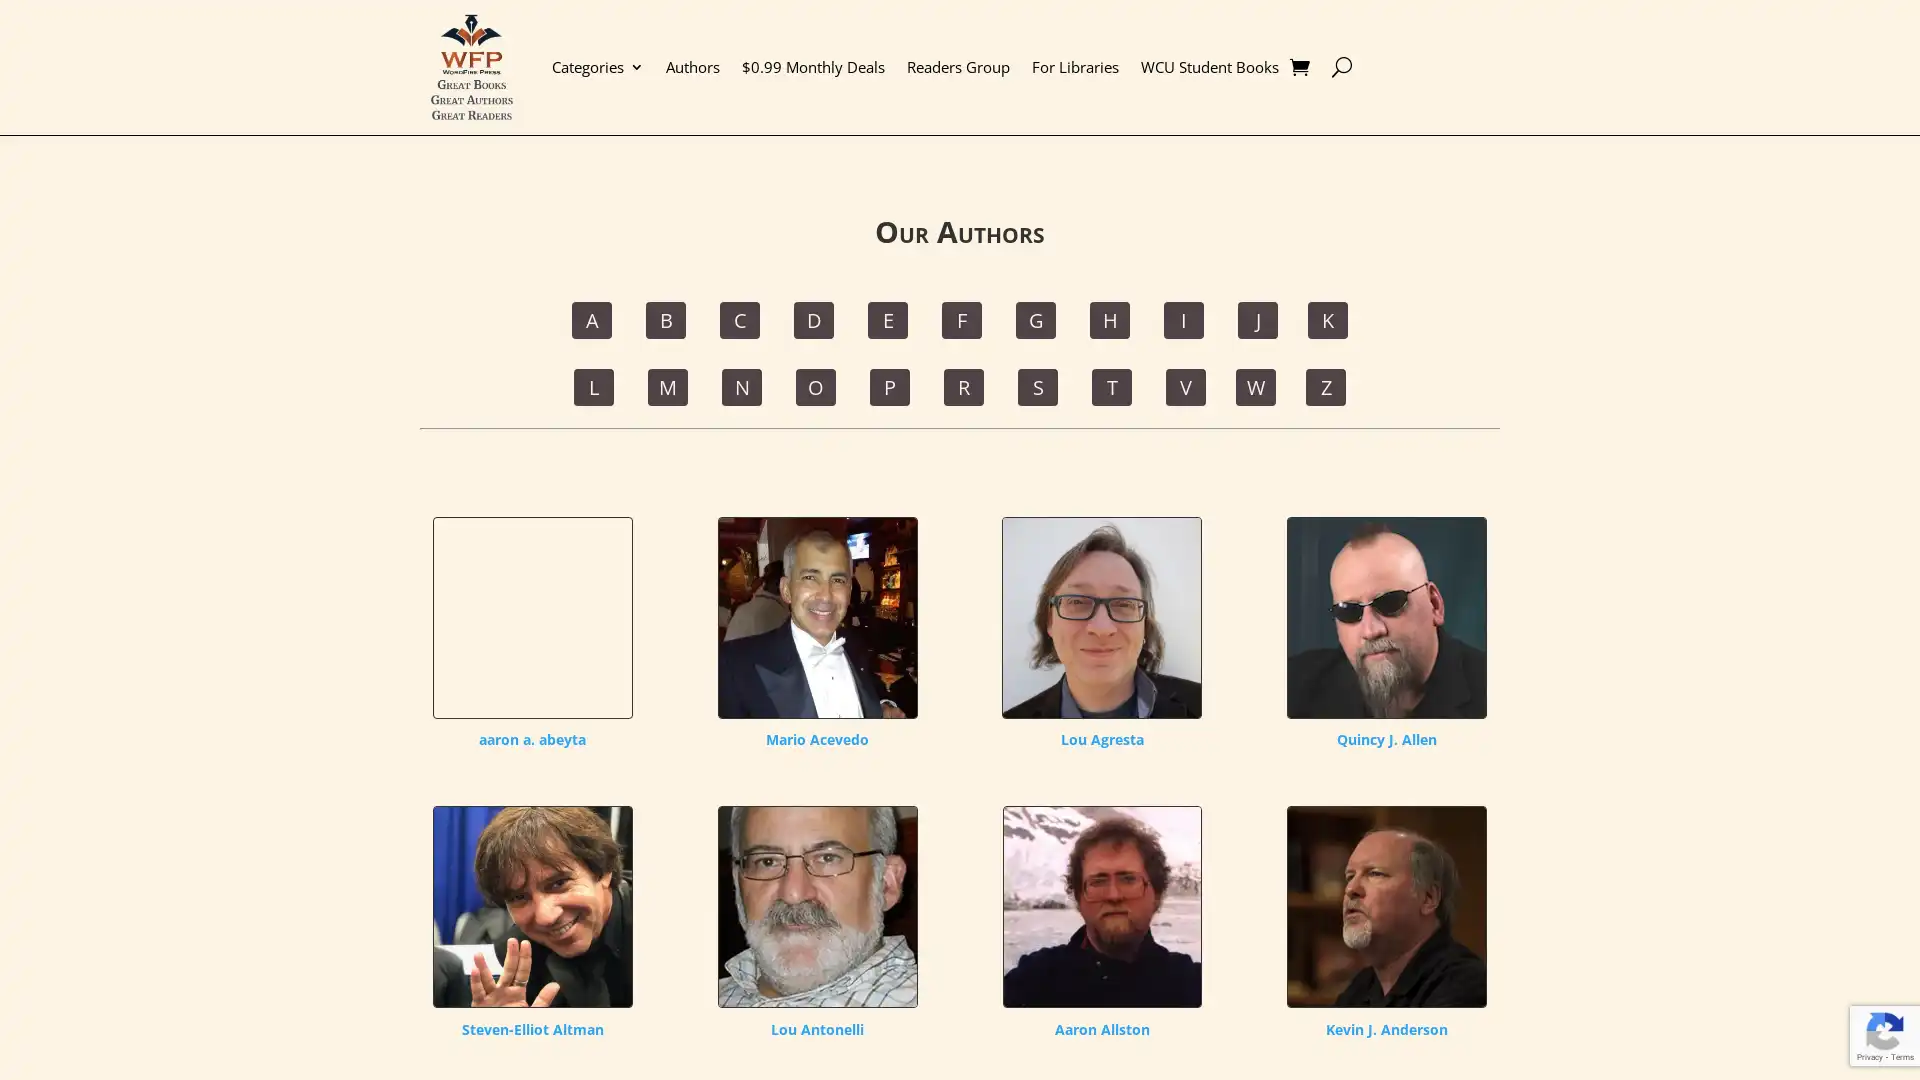 Image resolution: width=1920 pixels, height=1080 pixels. Describe the element at coordinates (1325, 386) in the screenshot. I see `Z` at that location.